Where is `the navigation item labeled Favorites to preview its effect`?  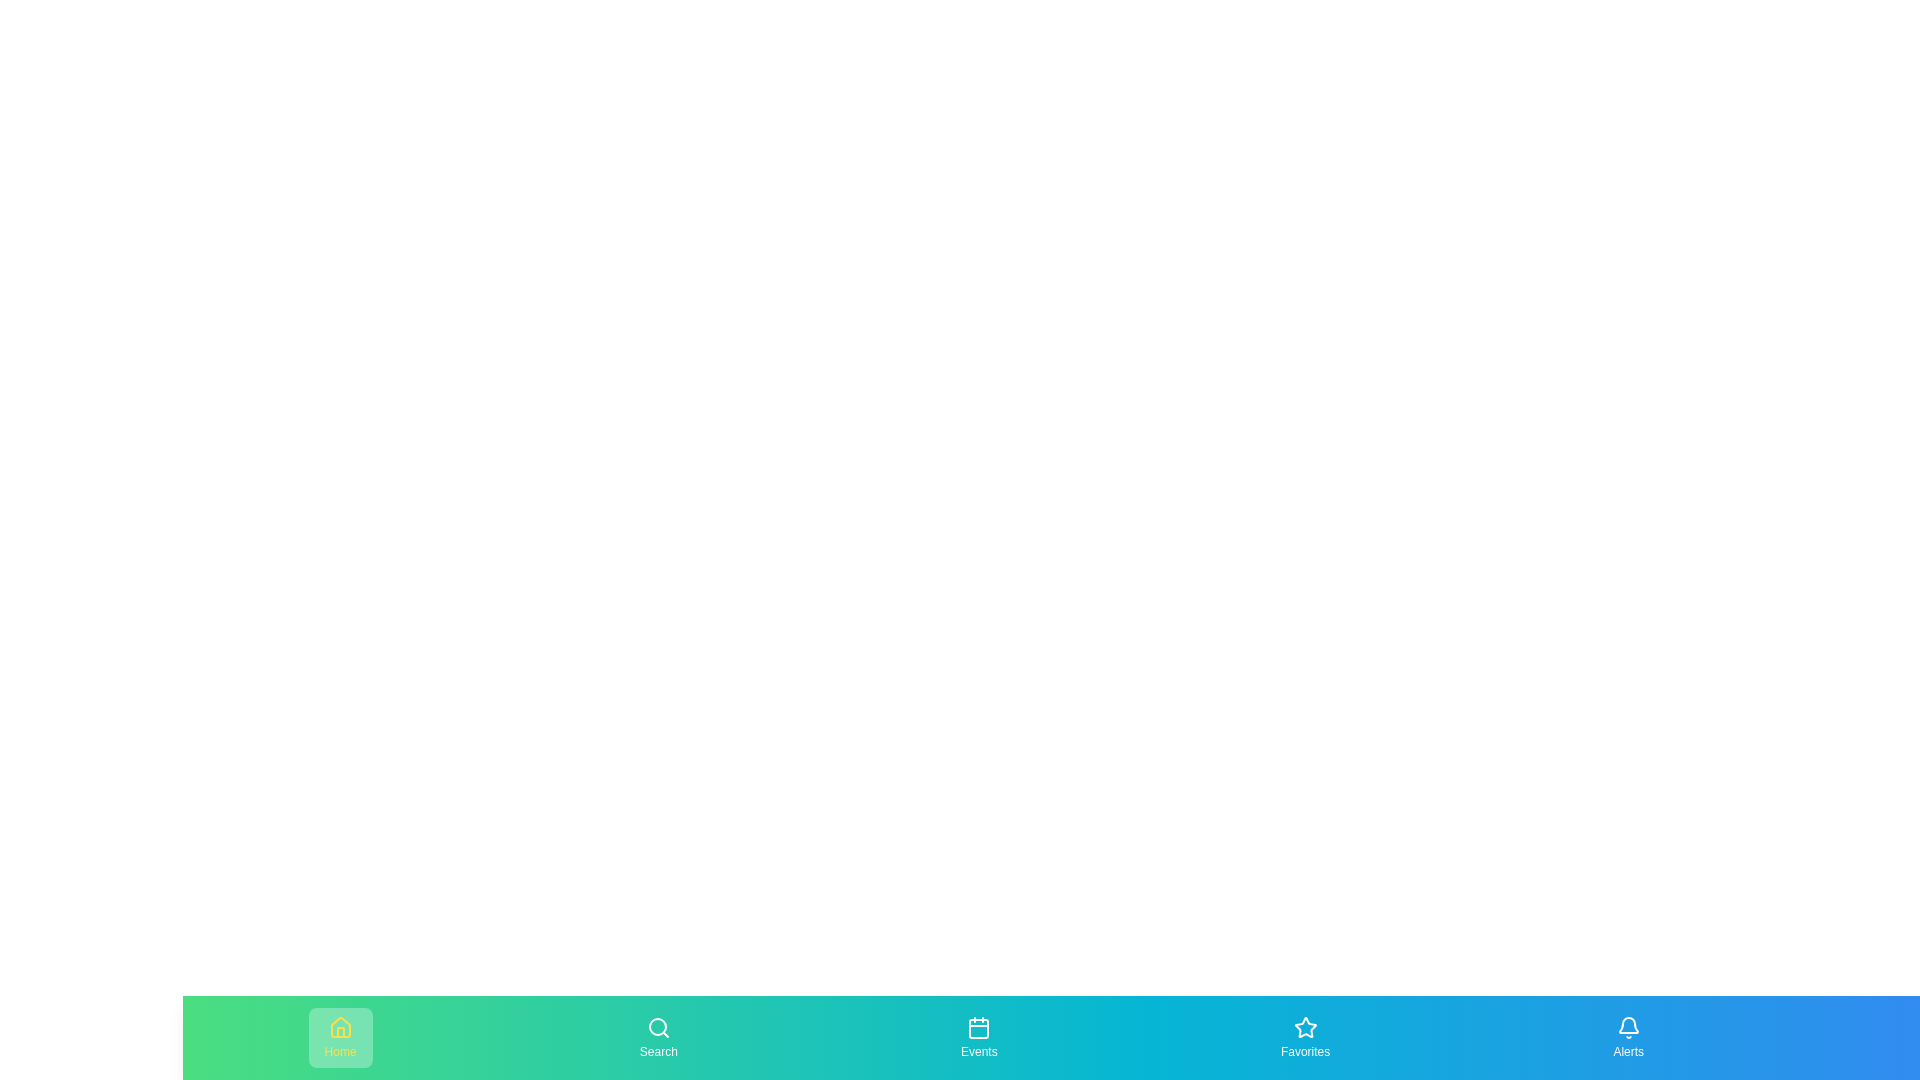 the navigation item labeled Favorites to preview its effect is located at coordinates (1305, 1036).